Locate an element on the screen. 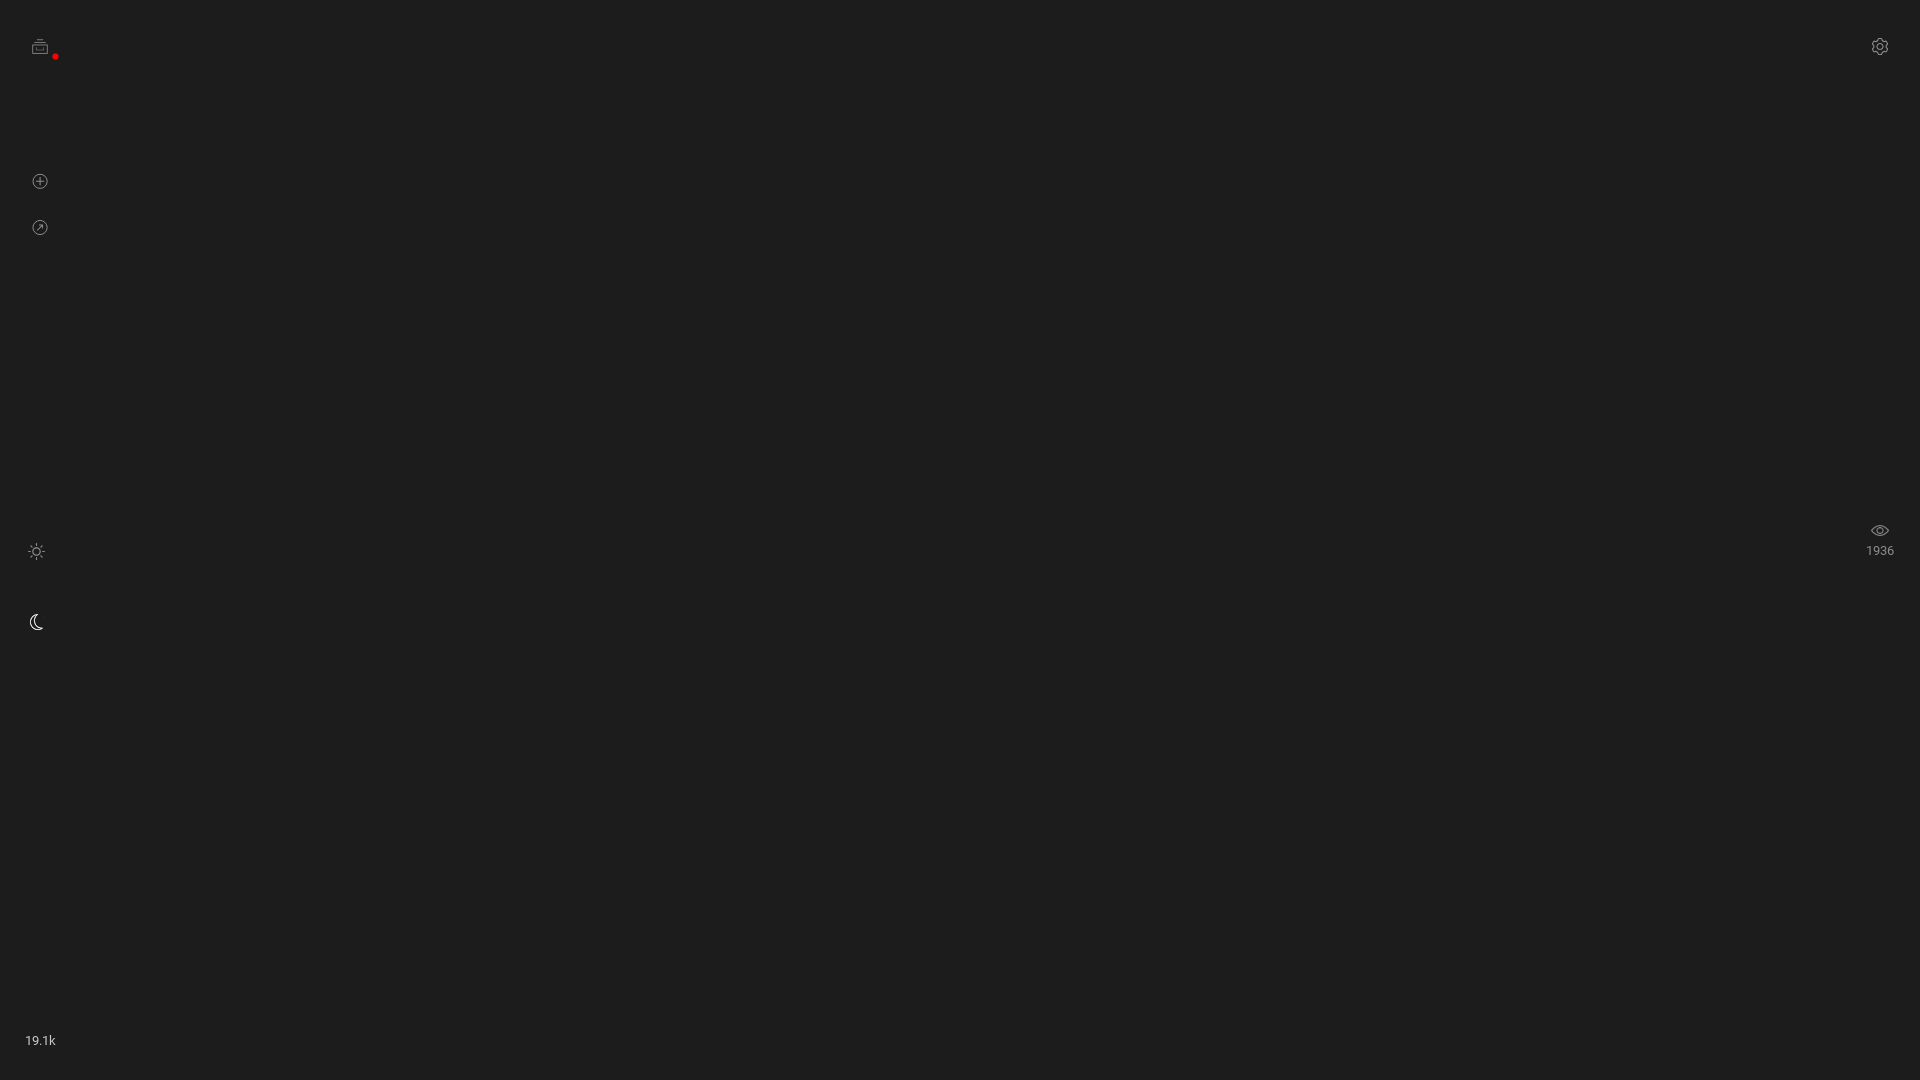 Image resolution: width=1920 pixels, height=1080 pixels. 'New Litenote' is located at coordinates (40, 180).